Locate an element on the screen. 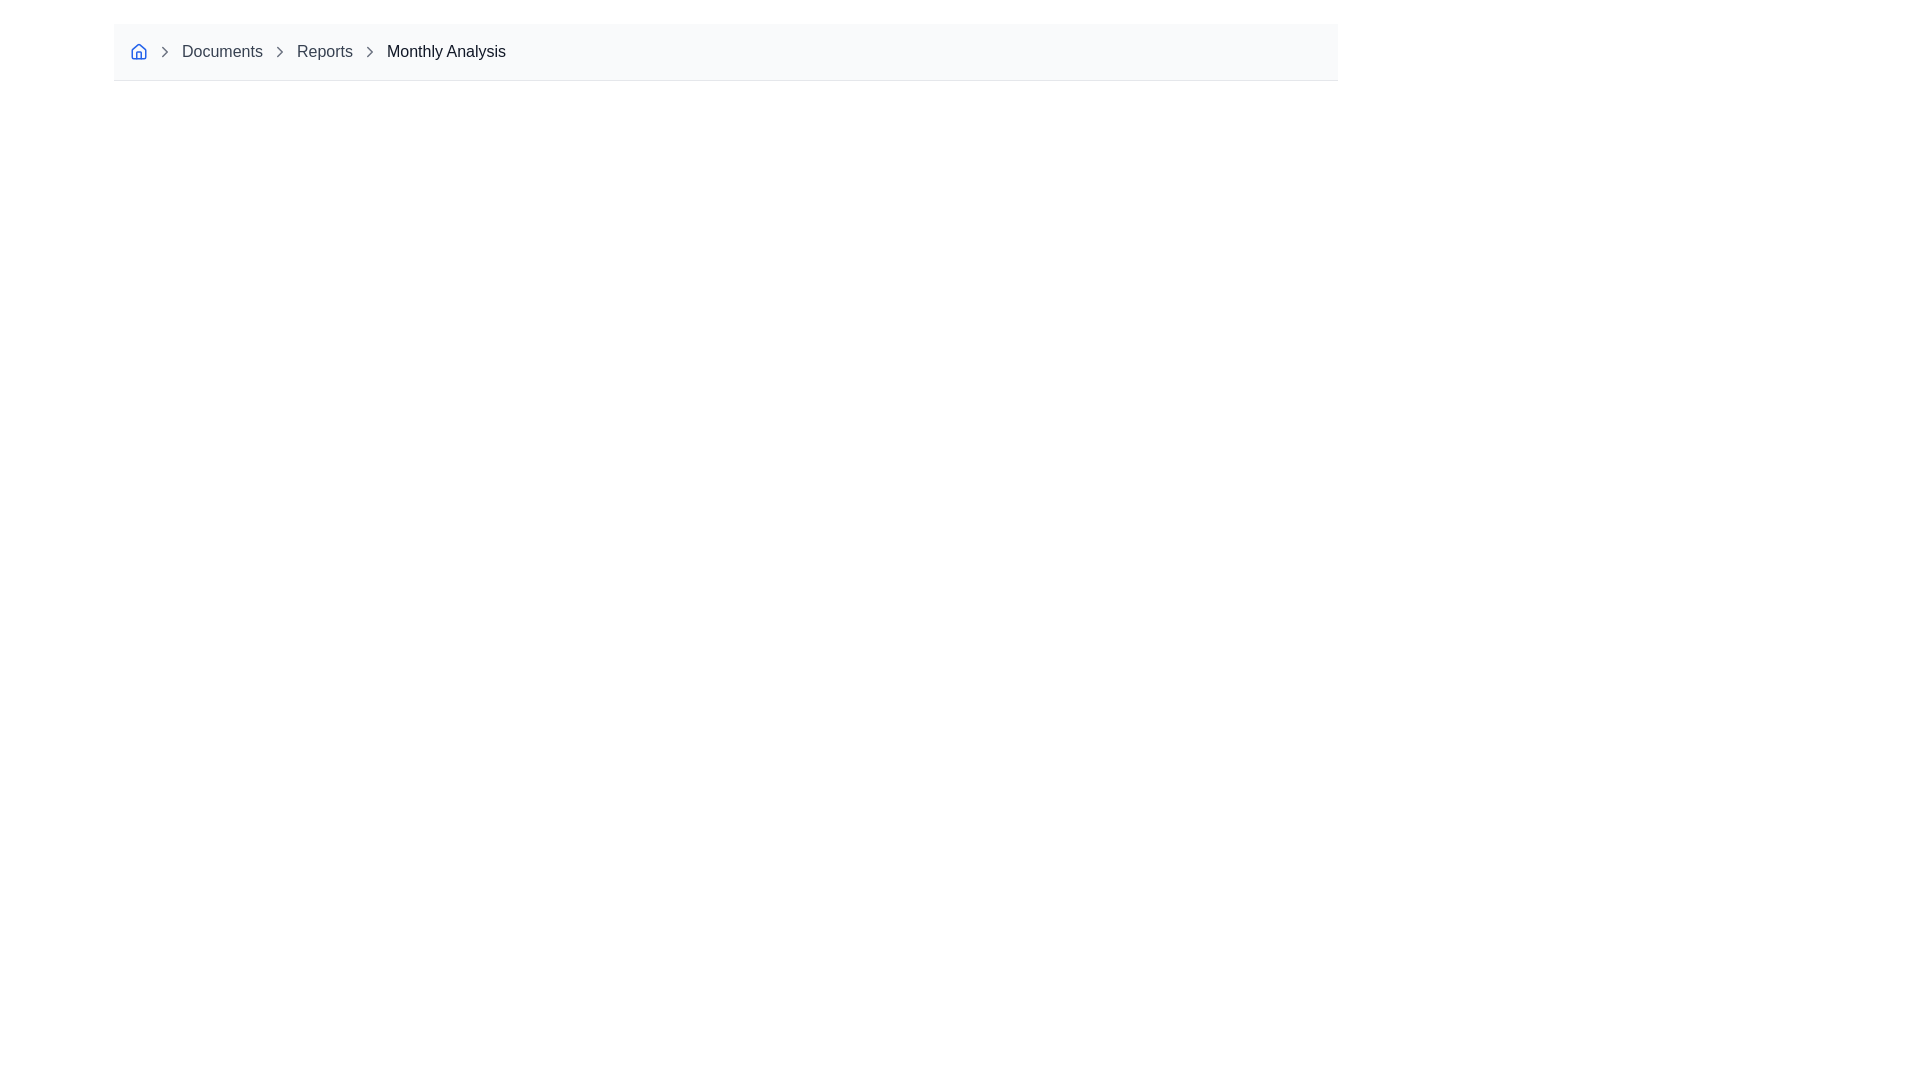  the fourth chevron SVG icon in the breadcrumb navigation that separates 'Reports' and 'Monthly Analysis' is located at coordinates (369, 50).